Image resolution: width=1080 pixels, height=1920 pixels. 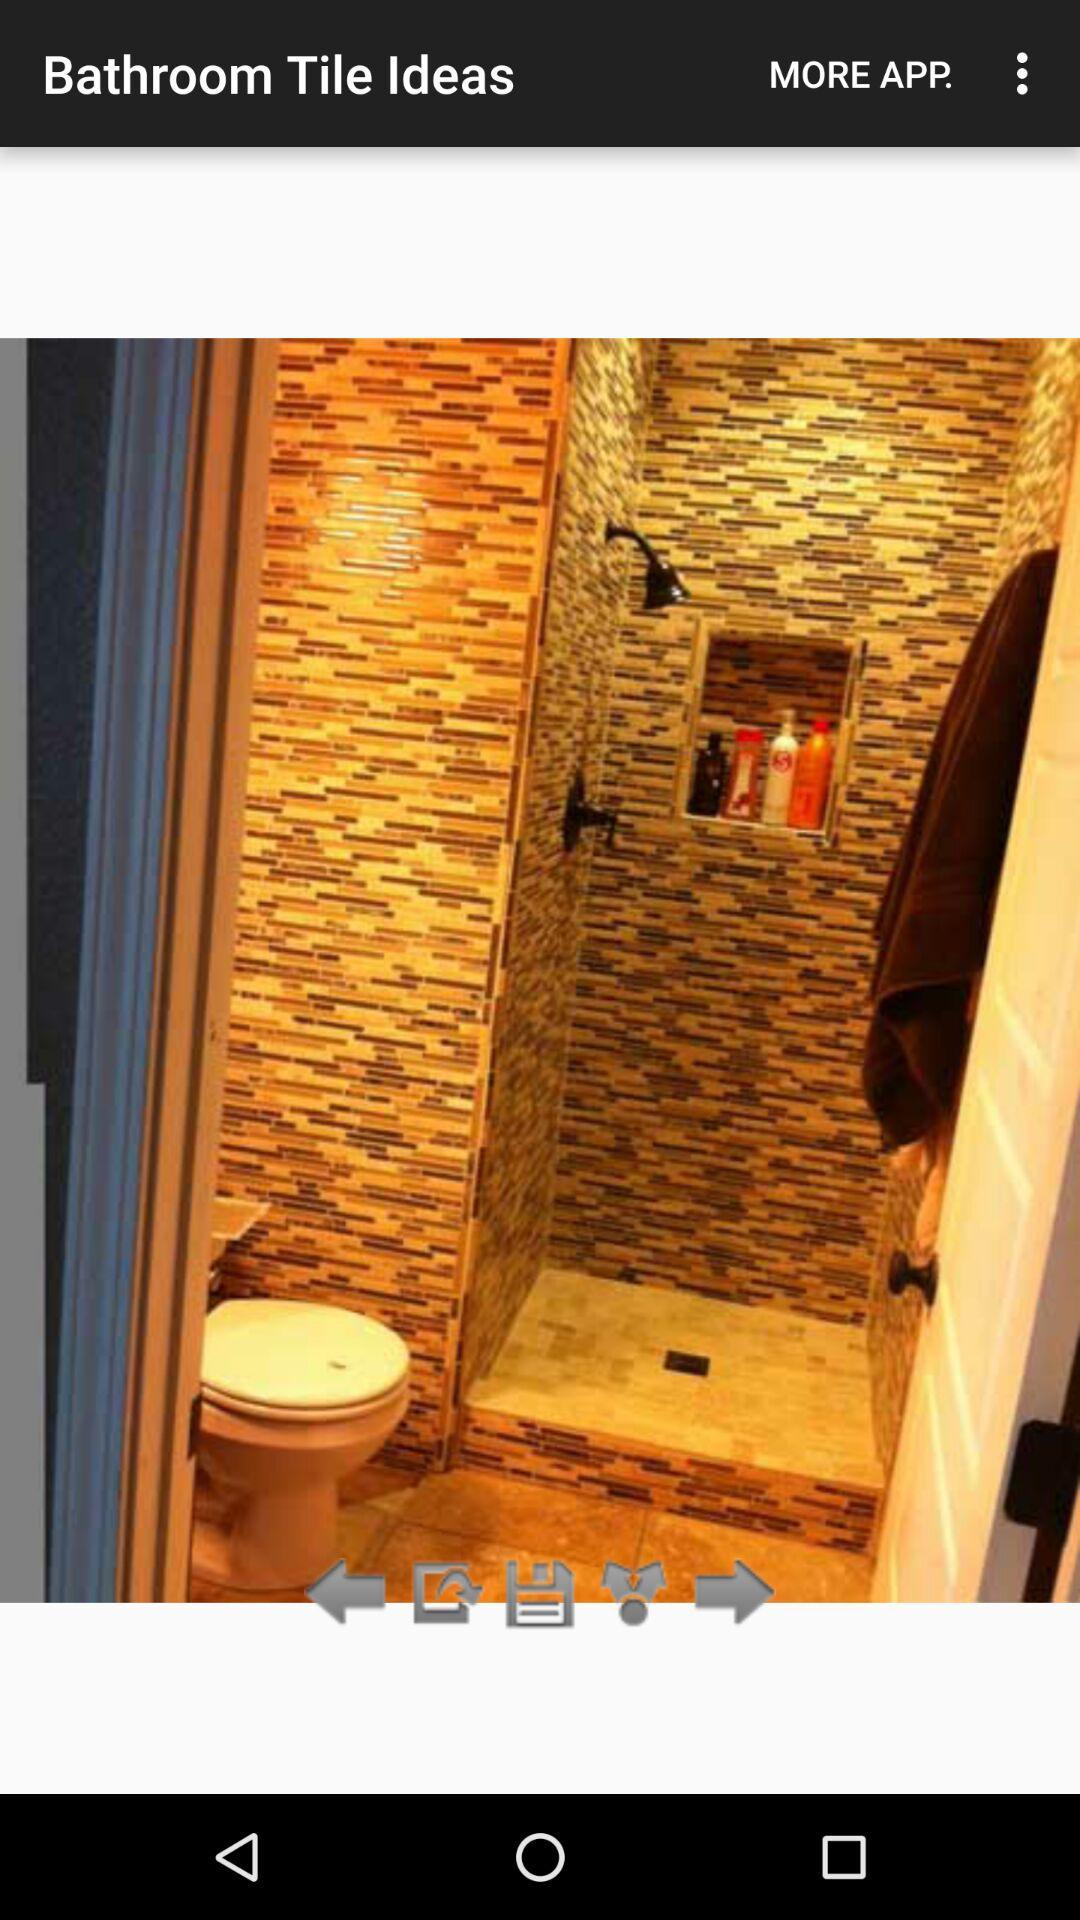 I want to click on next item, so click(x=444, y=1593).